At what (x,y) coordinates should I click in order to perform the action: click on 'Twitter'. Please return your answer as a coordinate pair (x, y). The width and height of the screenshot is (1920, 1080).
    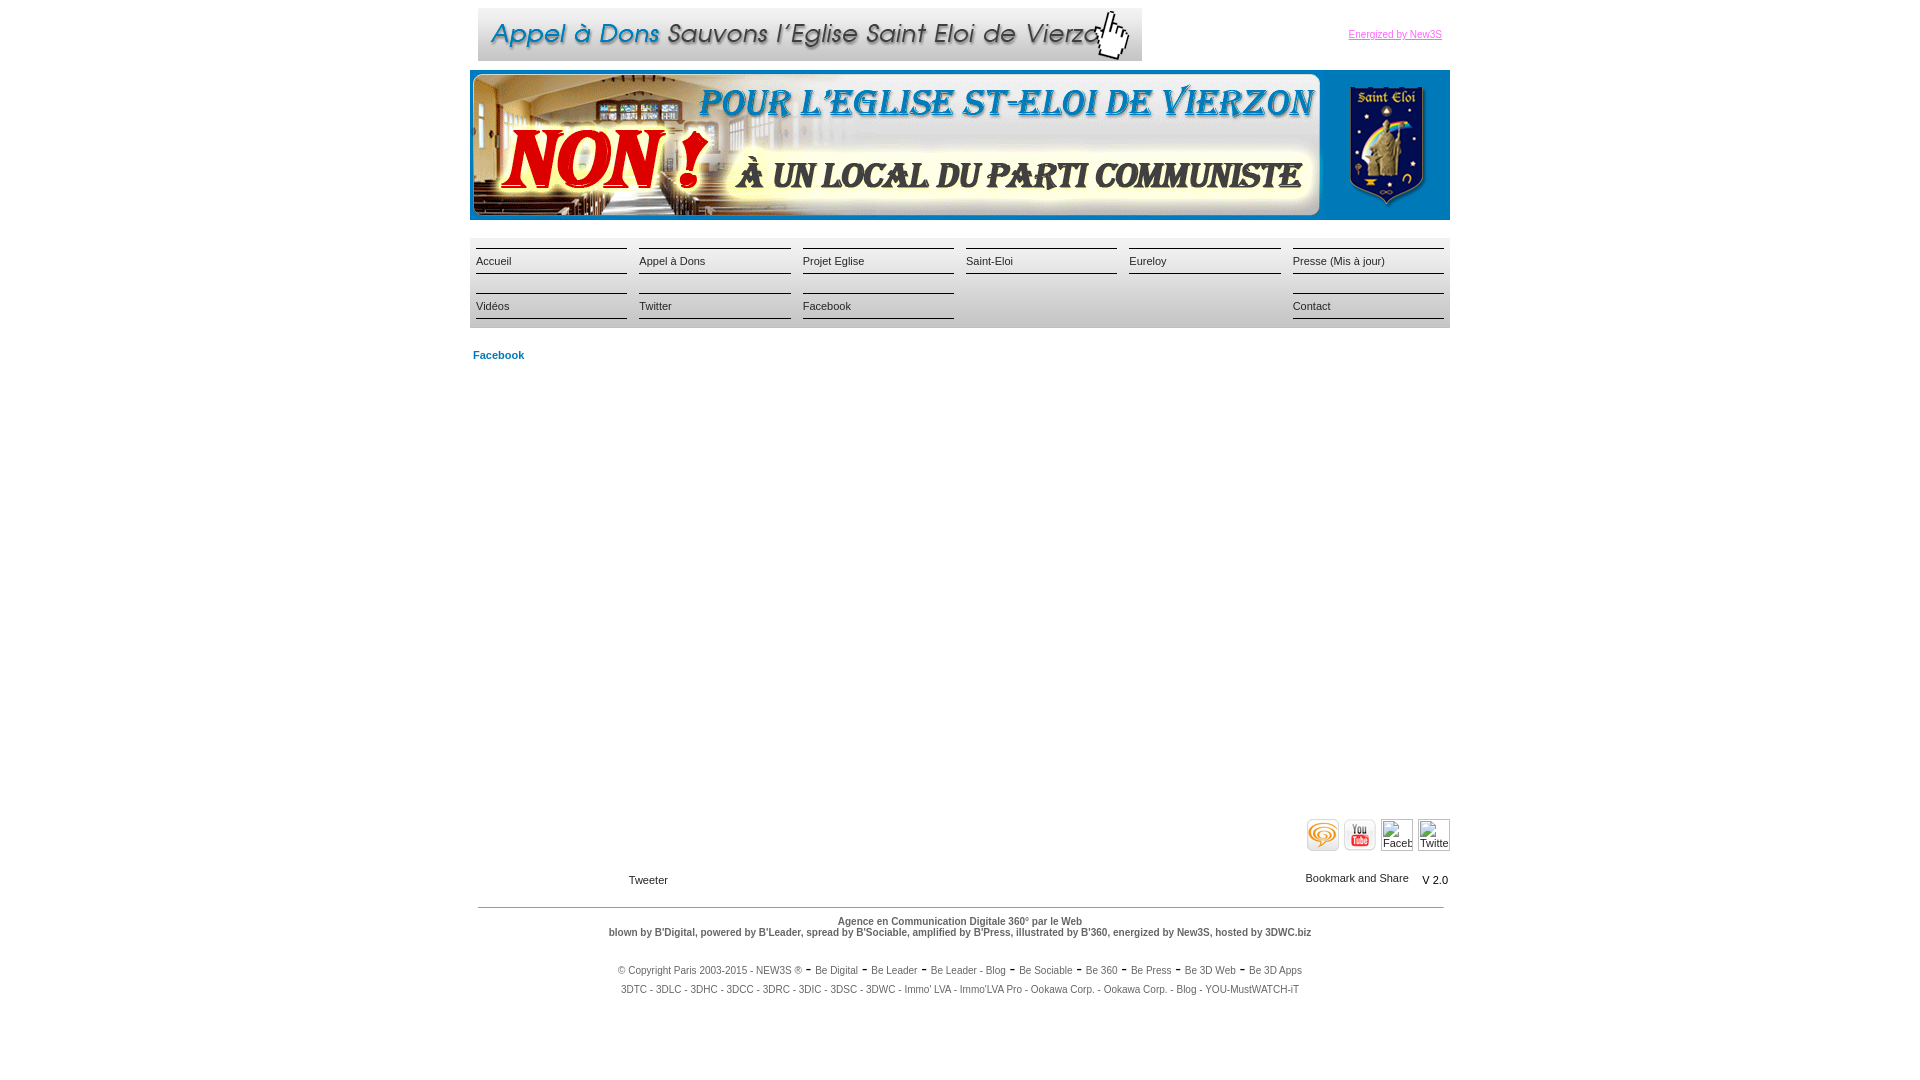
    Looking at the image, I should click on (637, 305).